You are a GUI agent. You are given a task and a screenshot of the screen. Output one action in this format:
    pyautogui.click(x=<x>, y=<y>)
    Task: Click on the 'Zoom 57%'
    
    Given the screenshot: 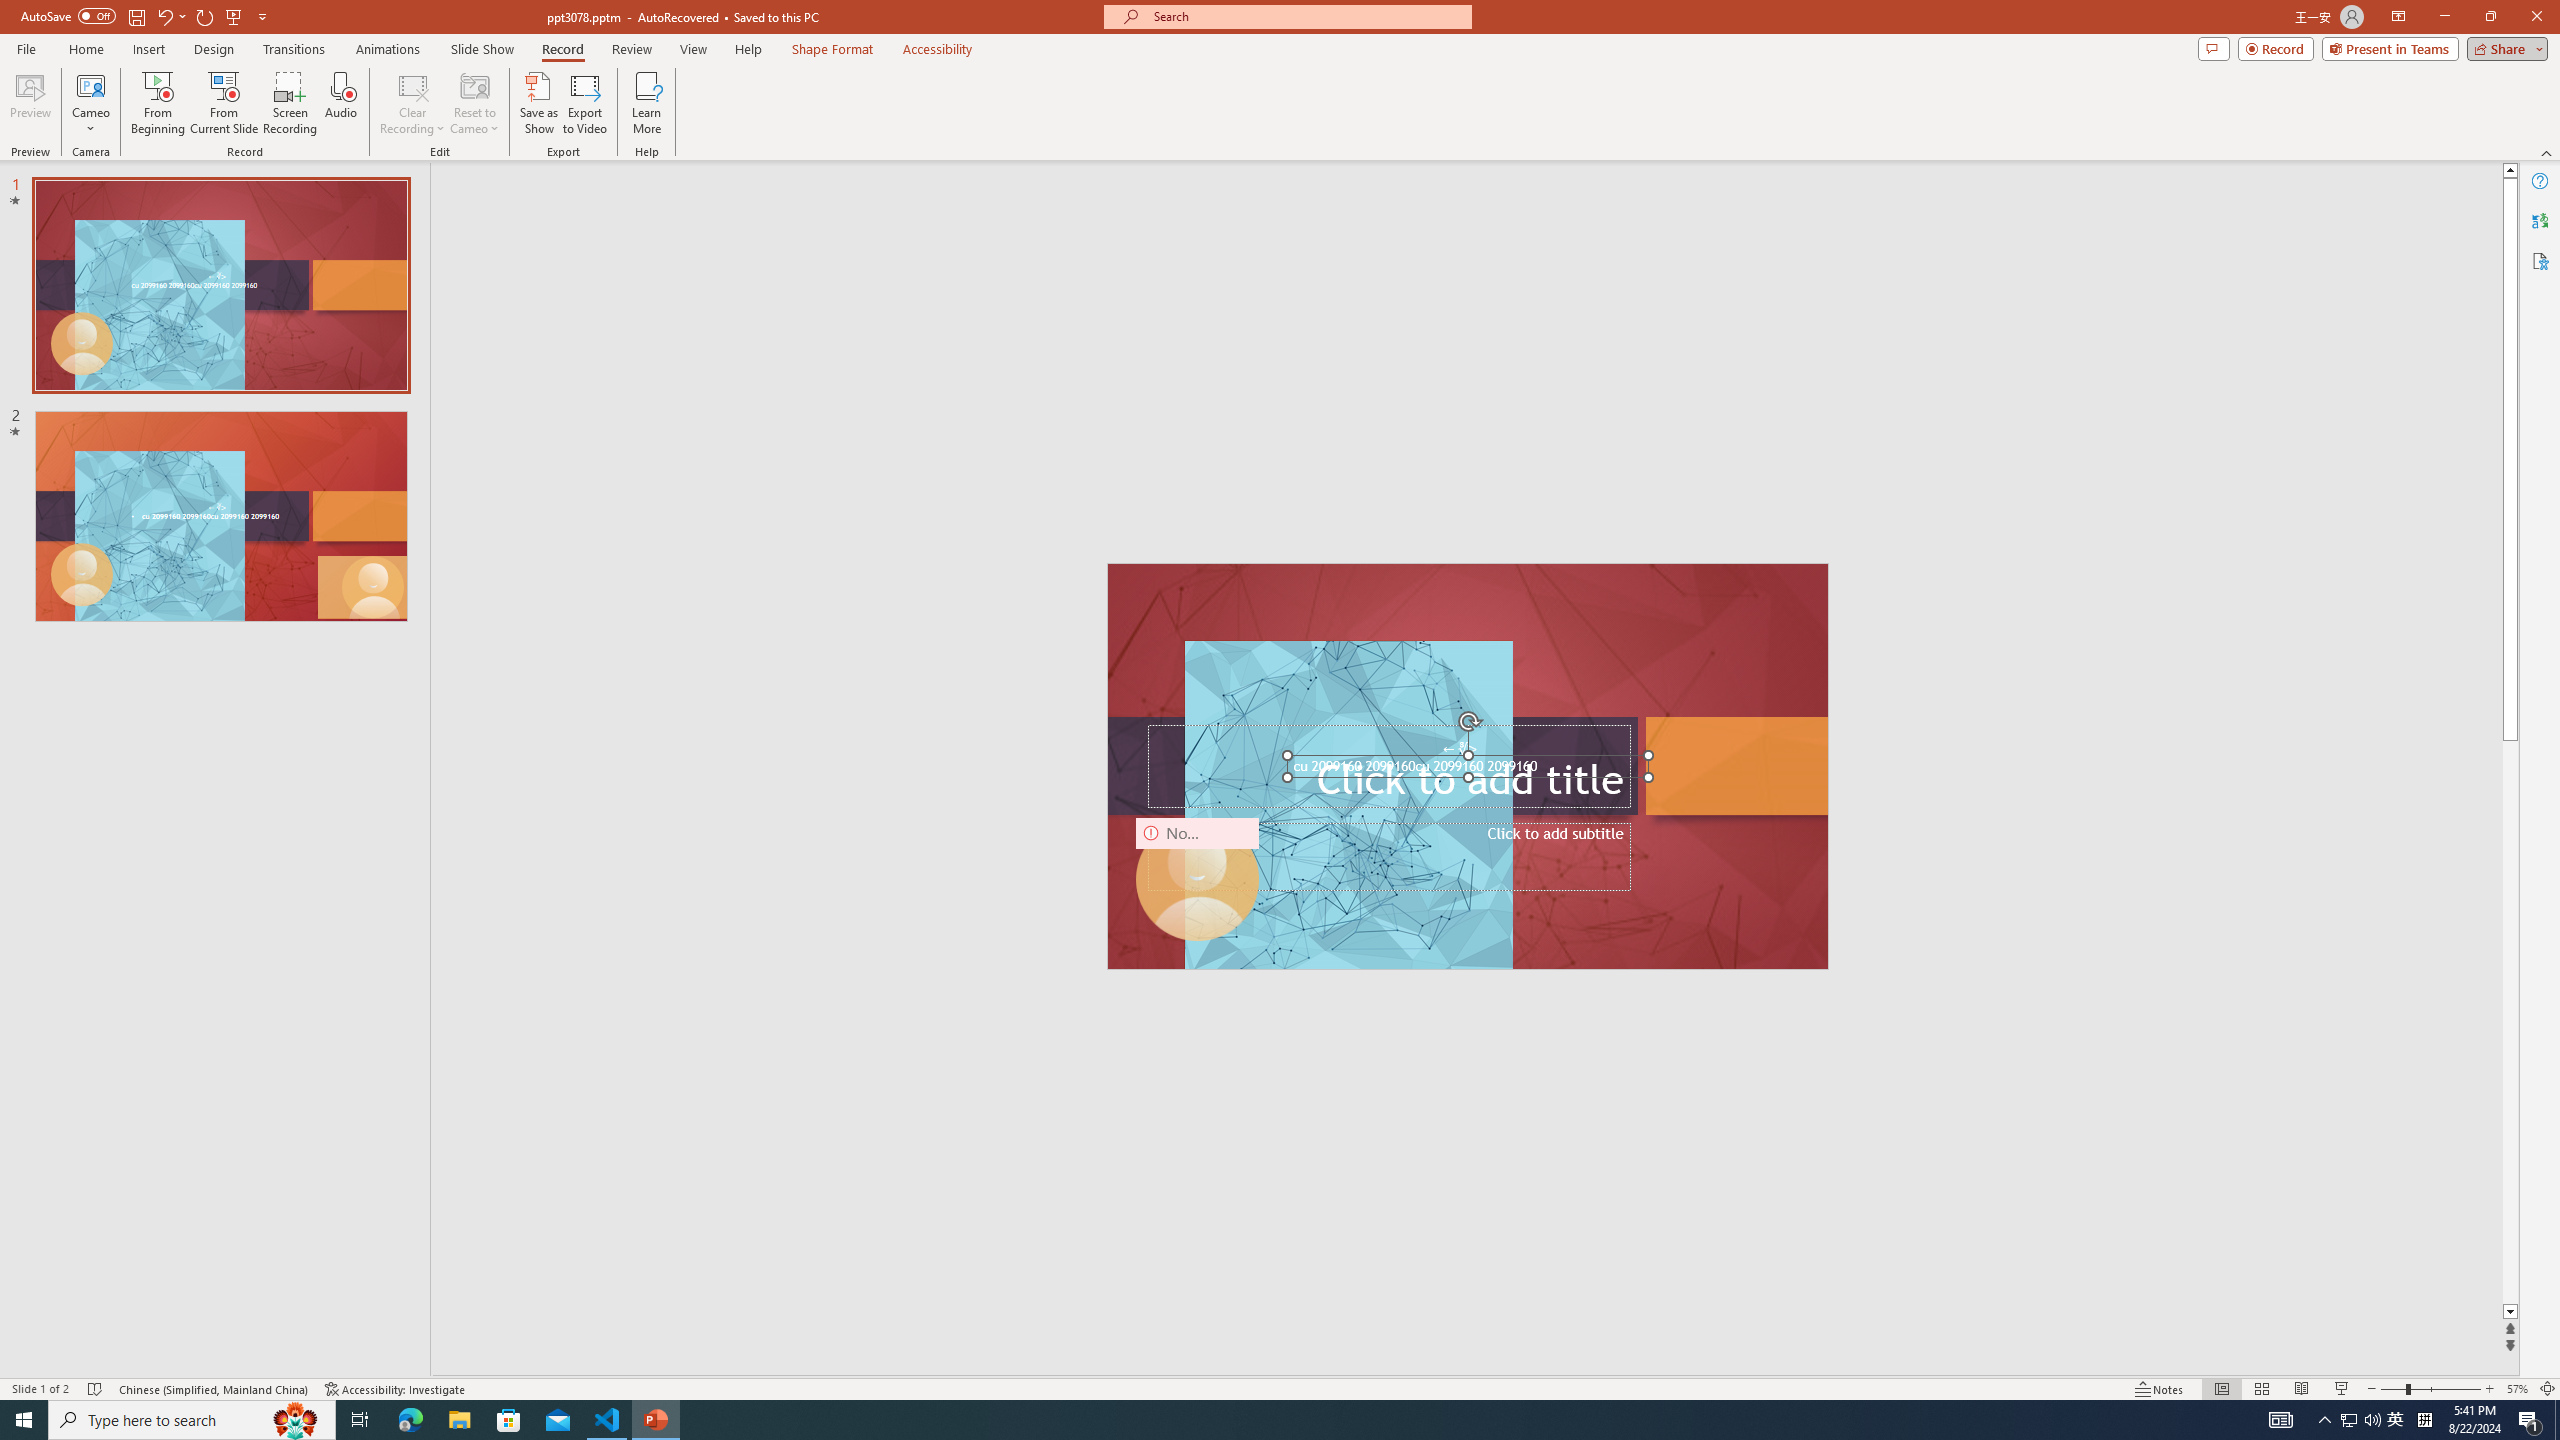 What is the action you would take?
    pyautogui.click(x=2516, y=1389)
    